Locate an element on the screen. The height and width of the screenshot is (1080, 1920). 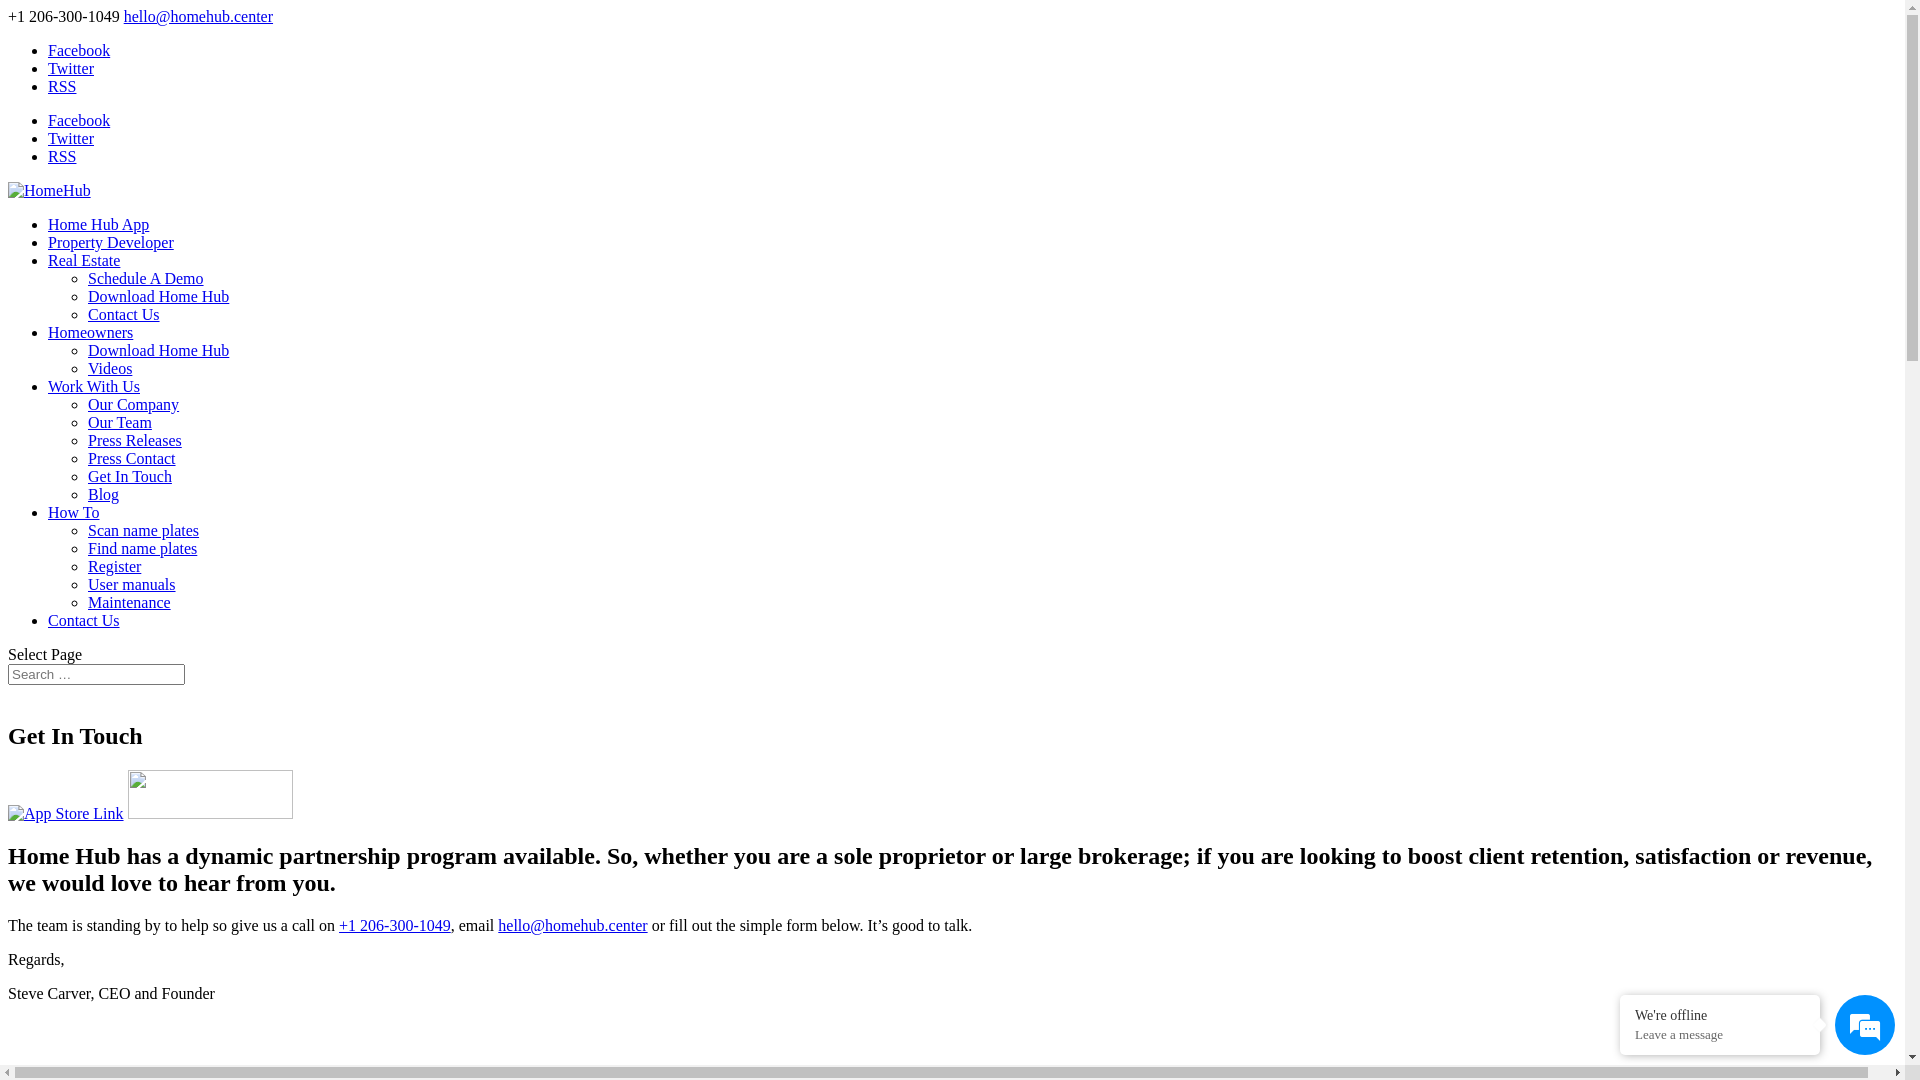
'Homeowners' is located at coordinates (89, 331).